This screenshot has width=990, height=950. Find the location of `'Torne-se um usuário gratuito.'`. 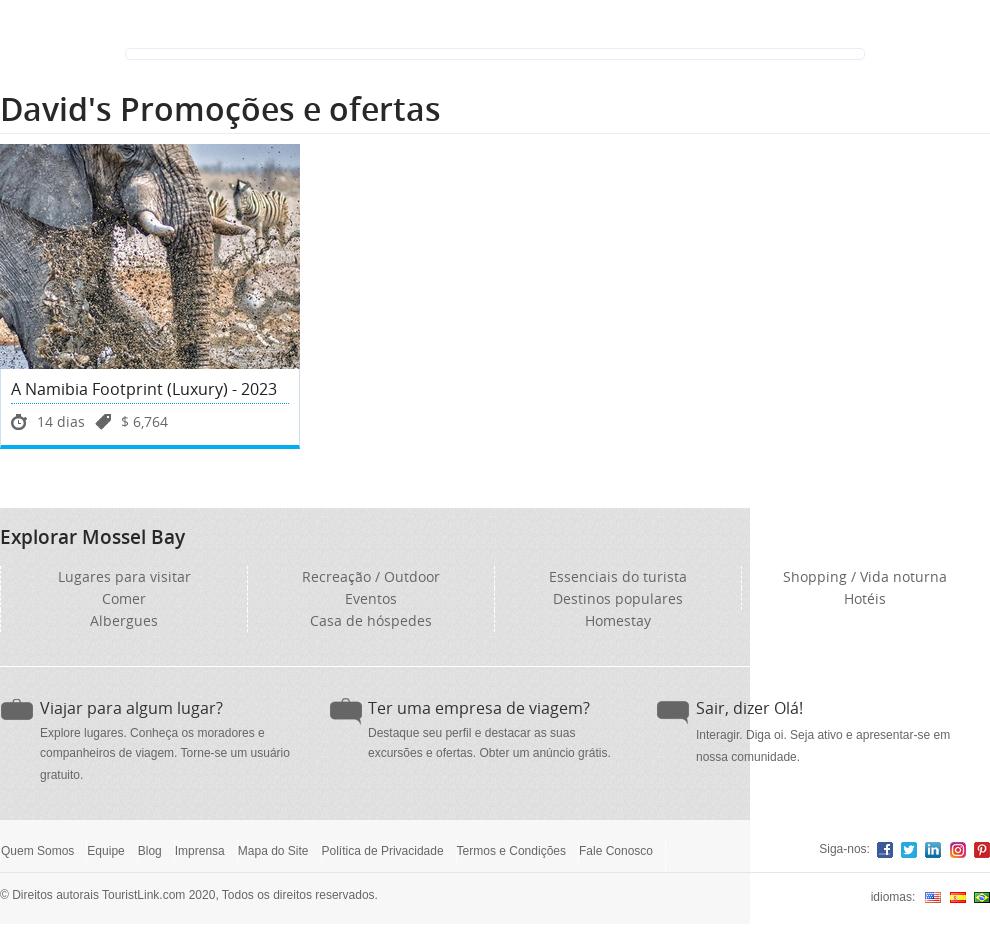

'Torne-se um usuário gratuito.' is located at coordinates (164, 762).